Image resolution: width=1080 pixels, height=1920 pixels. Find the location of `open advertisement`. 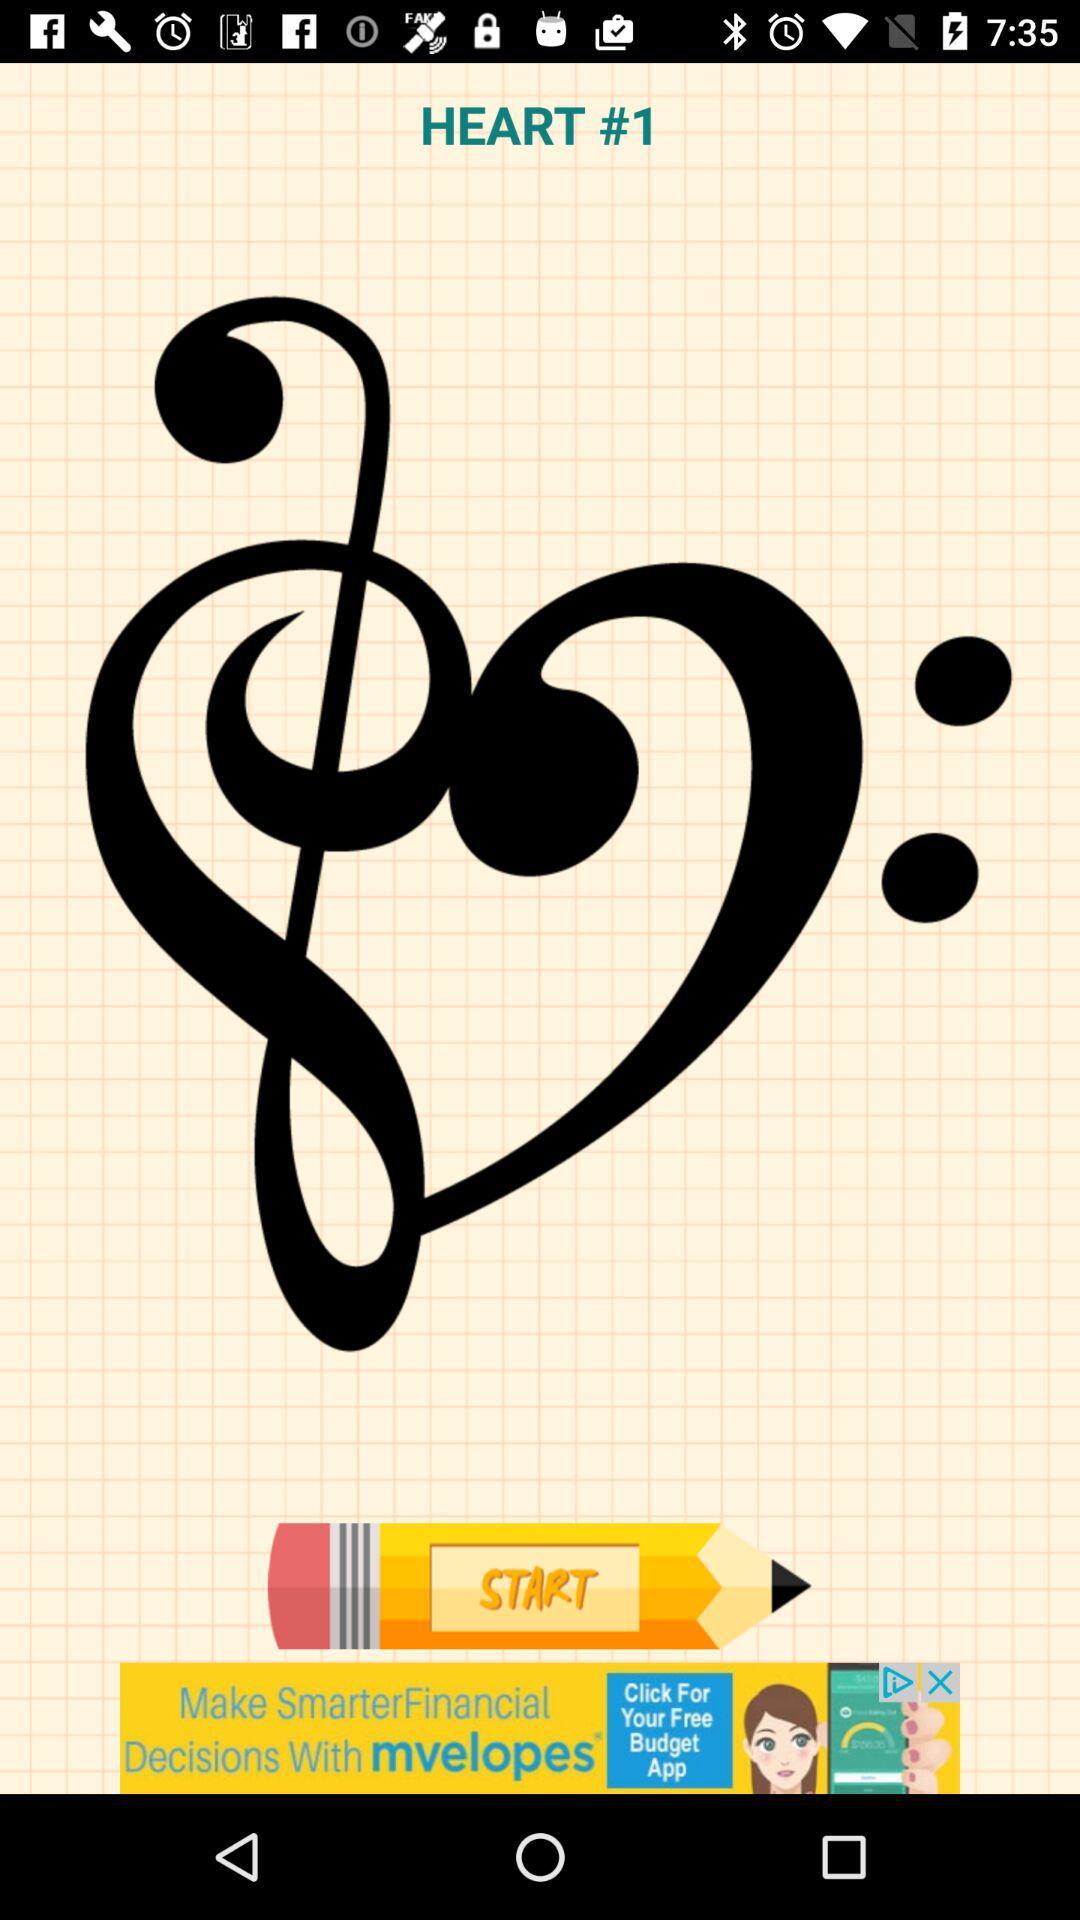

open advertisement is located at coordinates (540, 1727).